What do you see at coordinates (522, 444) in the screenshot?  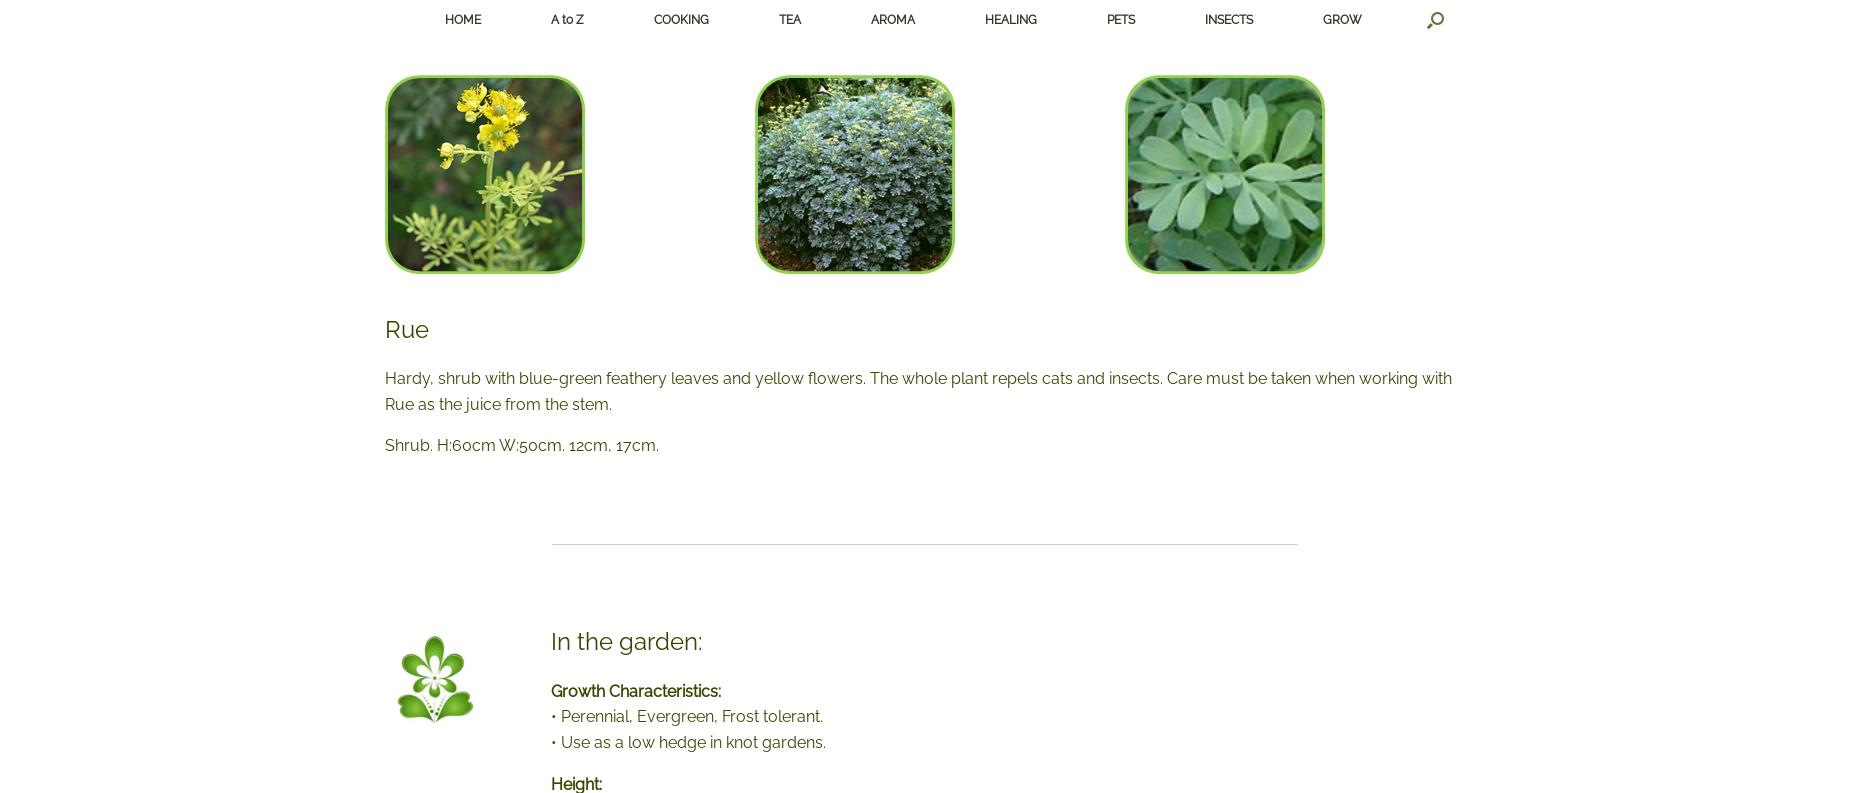 I see `'Shrub. H:60cm W:50cm. 12cm, 17cm.'` at bounding box center [522, 444].